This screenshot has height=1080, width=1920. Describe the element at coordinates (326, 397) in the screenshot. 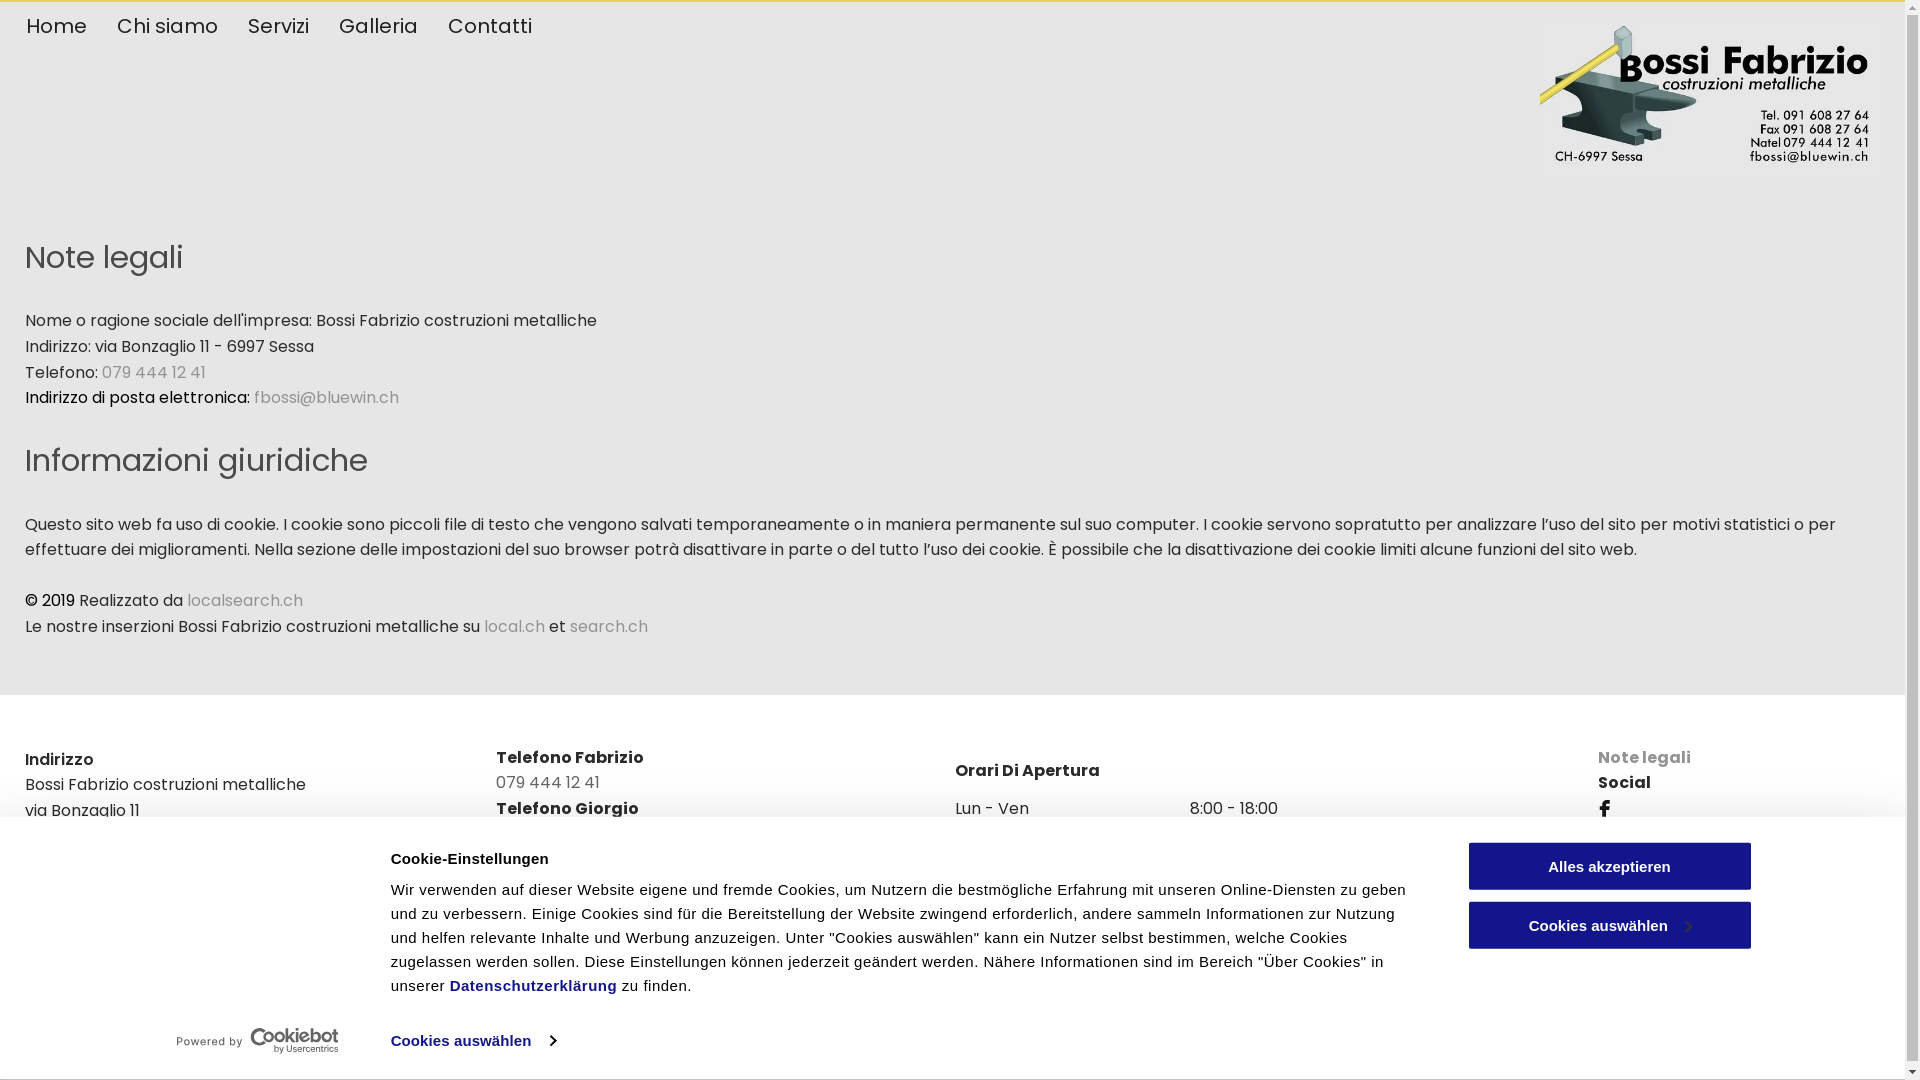

I see `'fbossi@bluewin.ch'` at that location.